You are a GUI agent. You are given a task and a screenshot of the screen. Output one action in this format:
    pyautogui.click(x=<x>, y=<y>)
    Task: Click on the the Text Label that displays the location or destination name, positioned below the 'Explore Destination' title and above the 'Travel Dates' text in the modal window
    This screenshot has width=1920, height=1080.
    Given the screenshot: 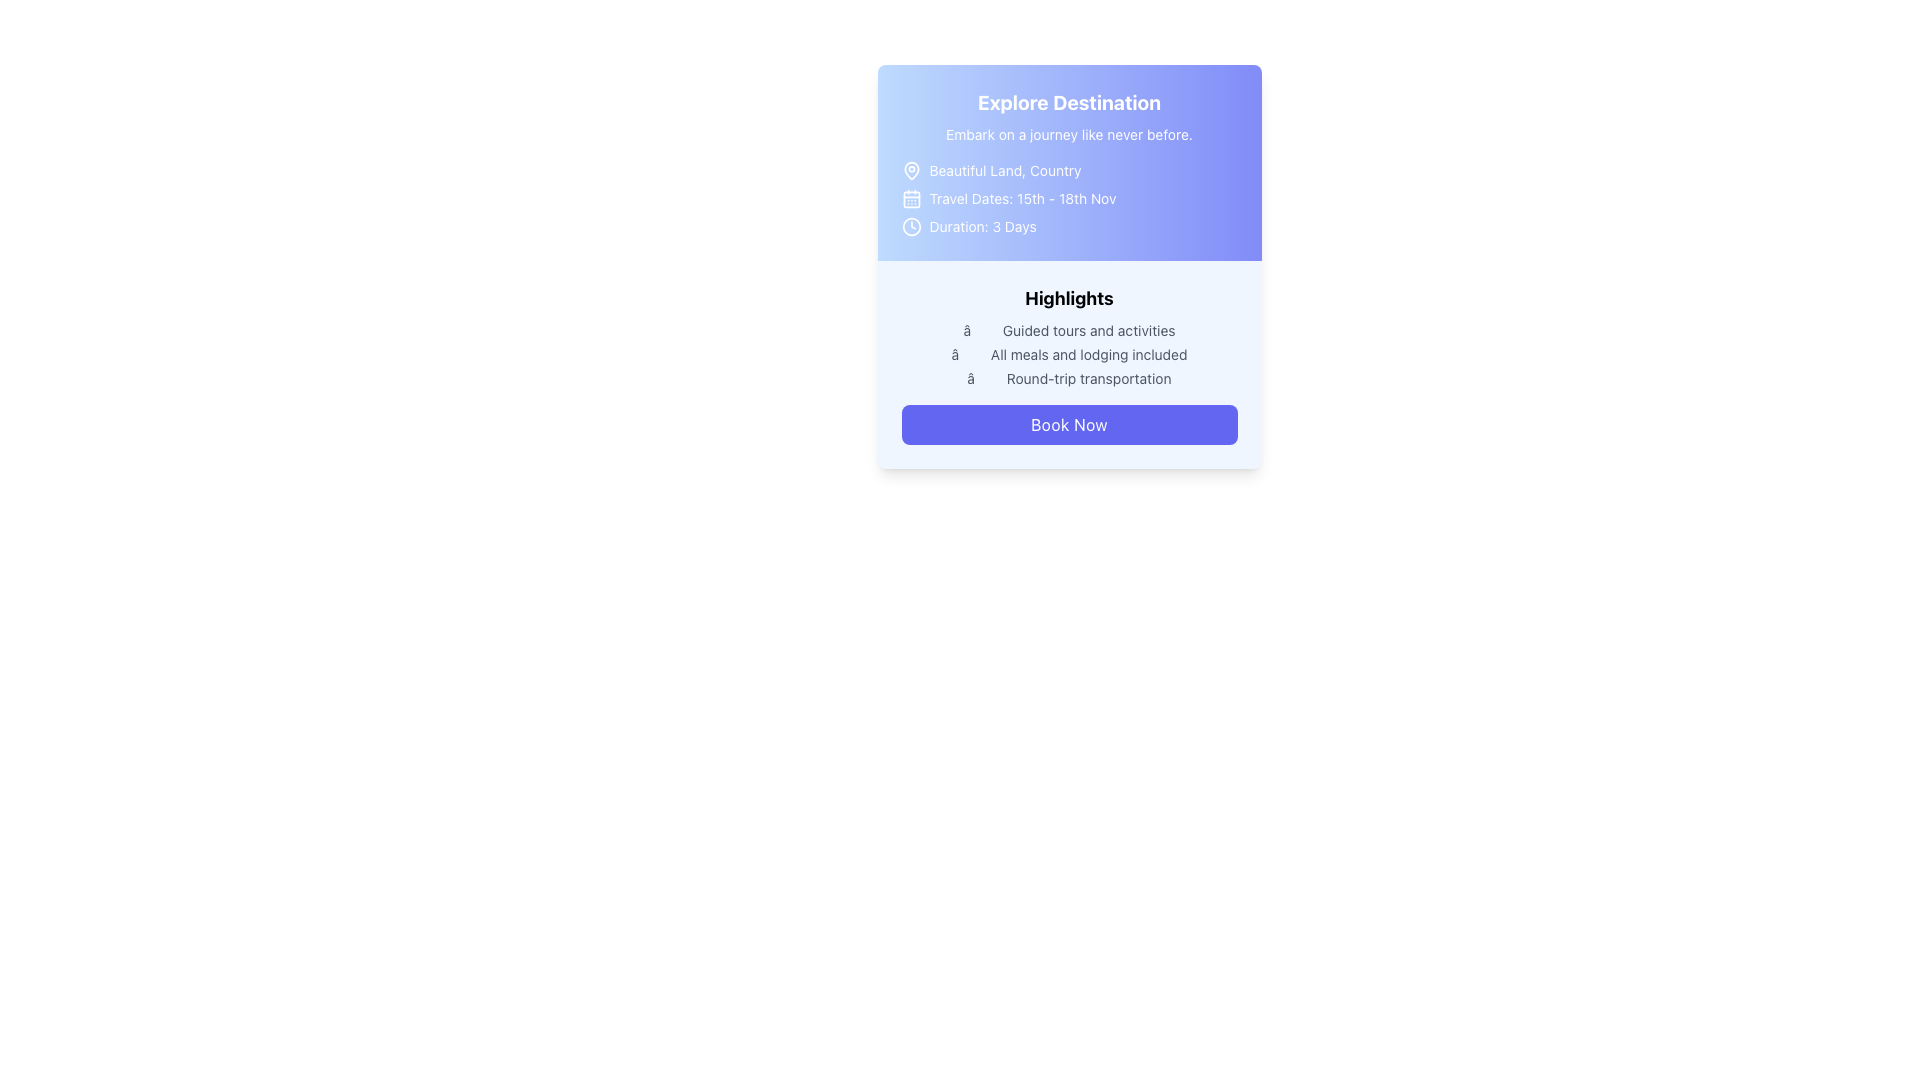 What is the action you would take?
    pyautogui.click(x=1005, y=169)
    